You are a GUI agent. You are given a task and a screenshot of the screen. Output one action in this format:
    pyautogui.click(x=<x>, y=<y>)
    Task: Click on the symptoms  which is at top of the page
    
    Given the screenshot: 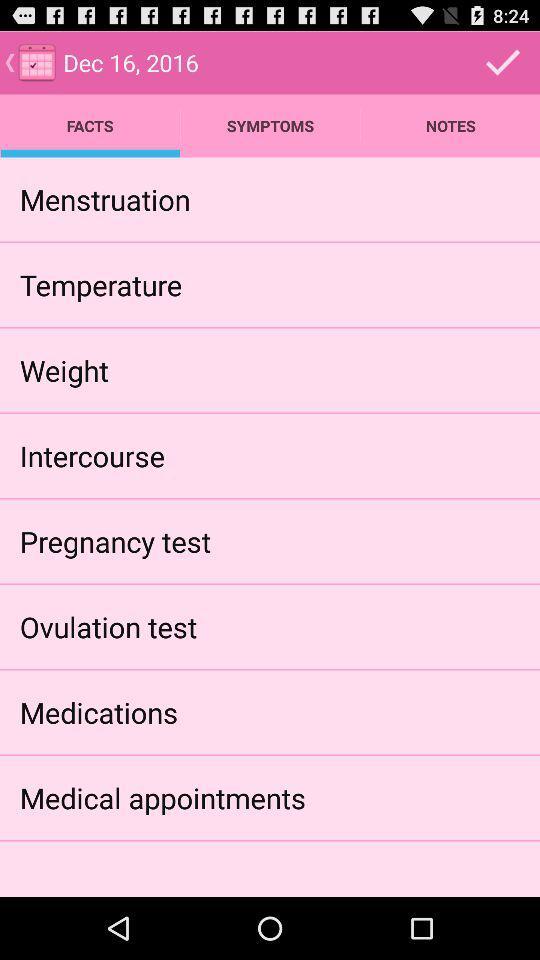 What is the action you would take?
    pyautogui.click(x=270, y=125)
    